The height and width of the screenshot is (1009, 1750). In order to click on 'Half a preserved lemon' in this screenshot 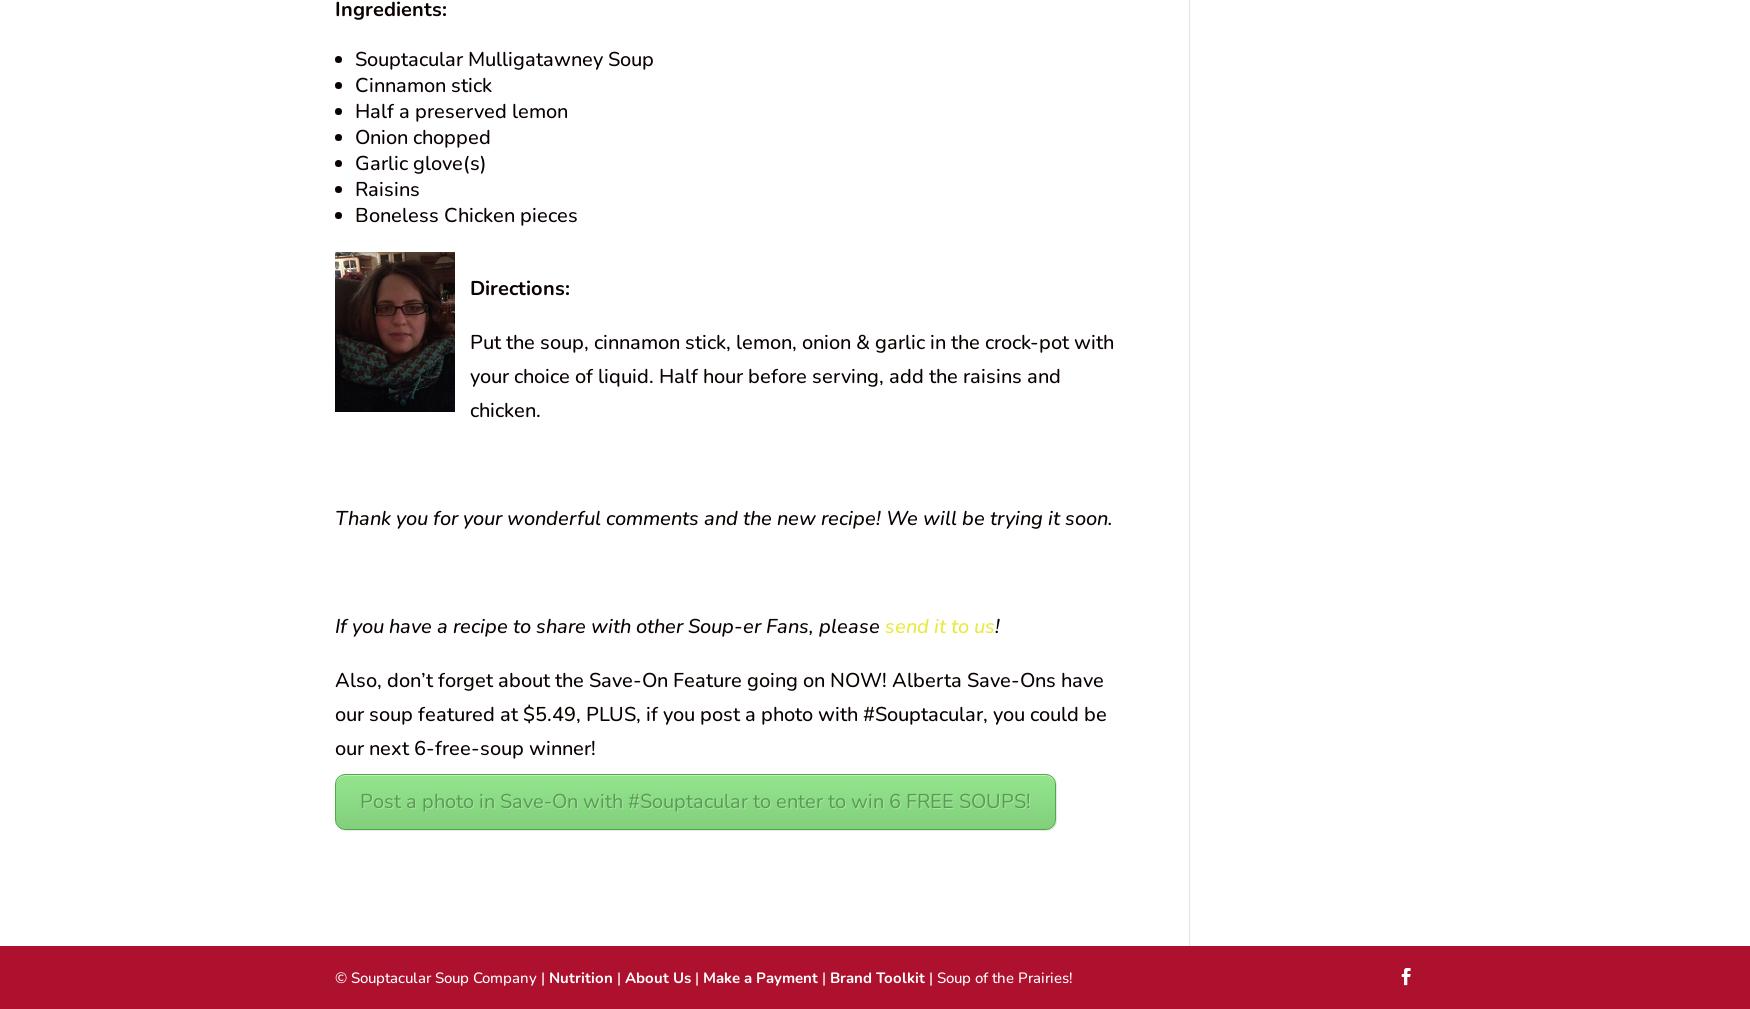, I will do `click(461, 110)`.